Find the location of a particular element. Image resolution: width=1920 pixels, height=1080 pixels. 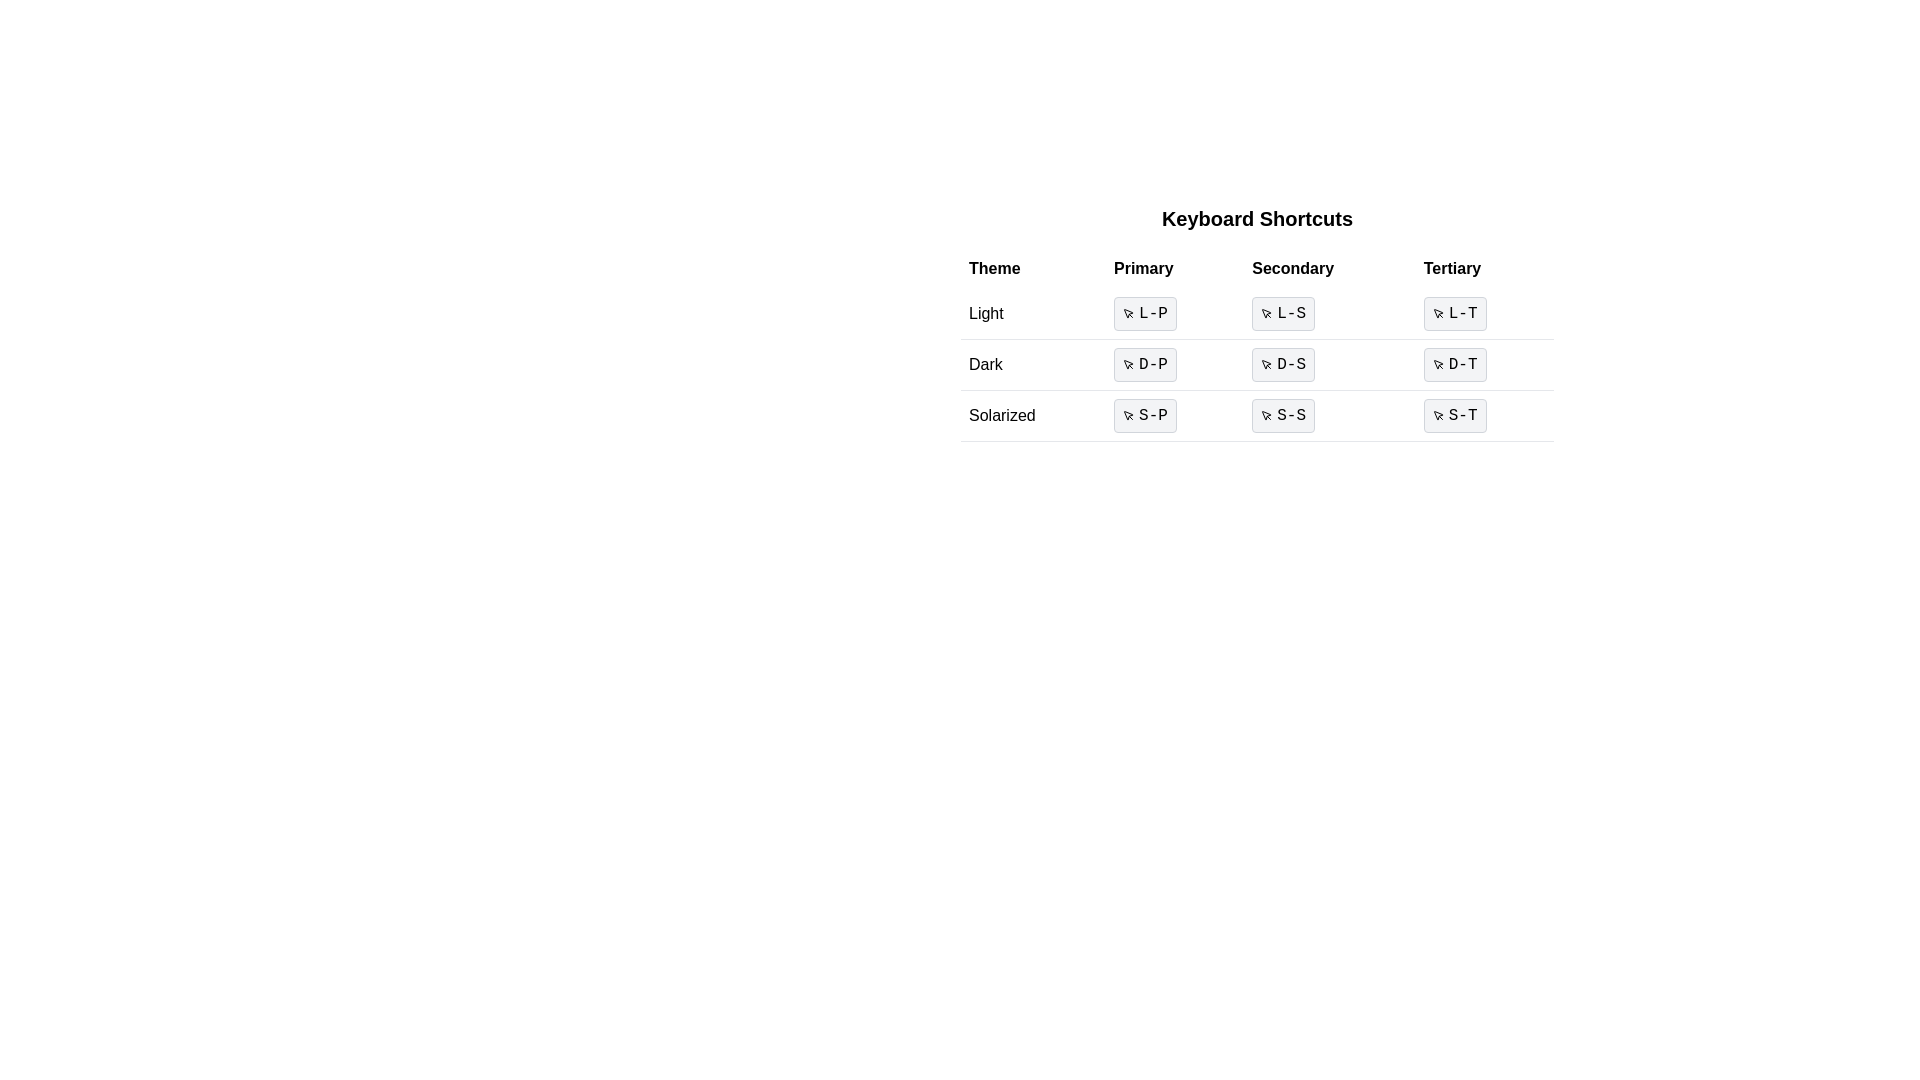

the small SVG icon shaped like a cursor arrow, which is located within the button labeled 'L-S' in the 'Secondary' column of the 'Light' theme row is located at coordinates (1266, 313).